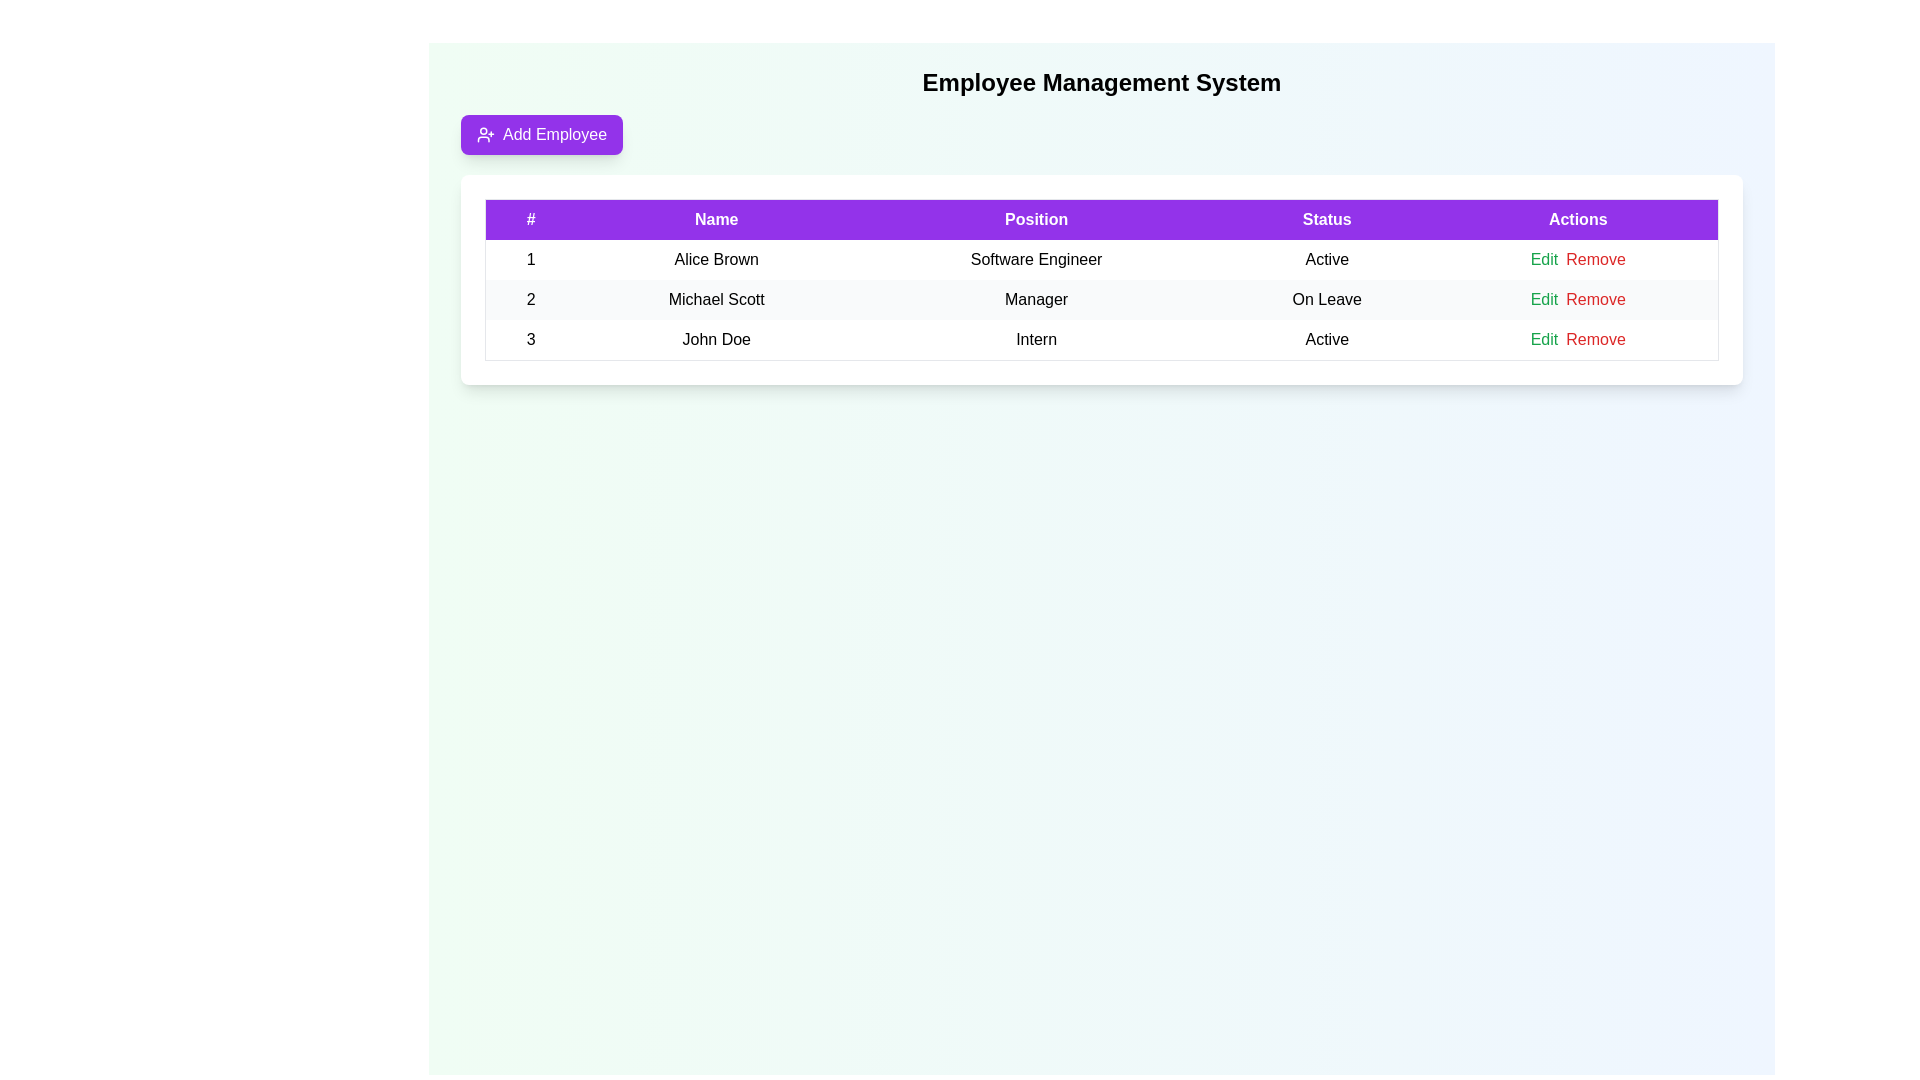 The image size is (1920, 1080). What do you see at coordinates (1327, 339) in the screenshot?
I see `the static text label indicating 'Active' status for the employee 'John Doe' in the status column of the table` at bounding box center [1327, 339].